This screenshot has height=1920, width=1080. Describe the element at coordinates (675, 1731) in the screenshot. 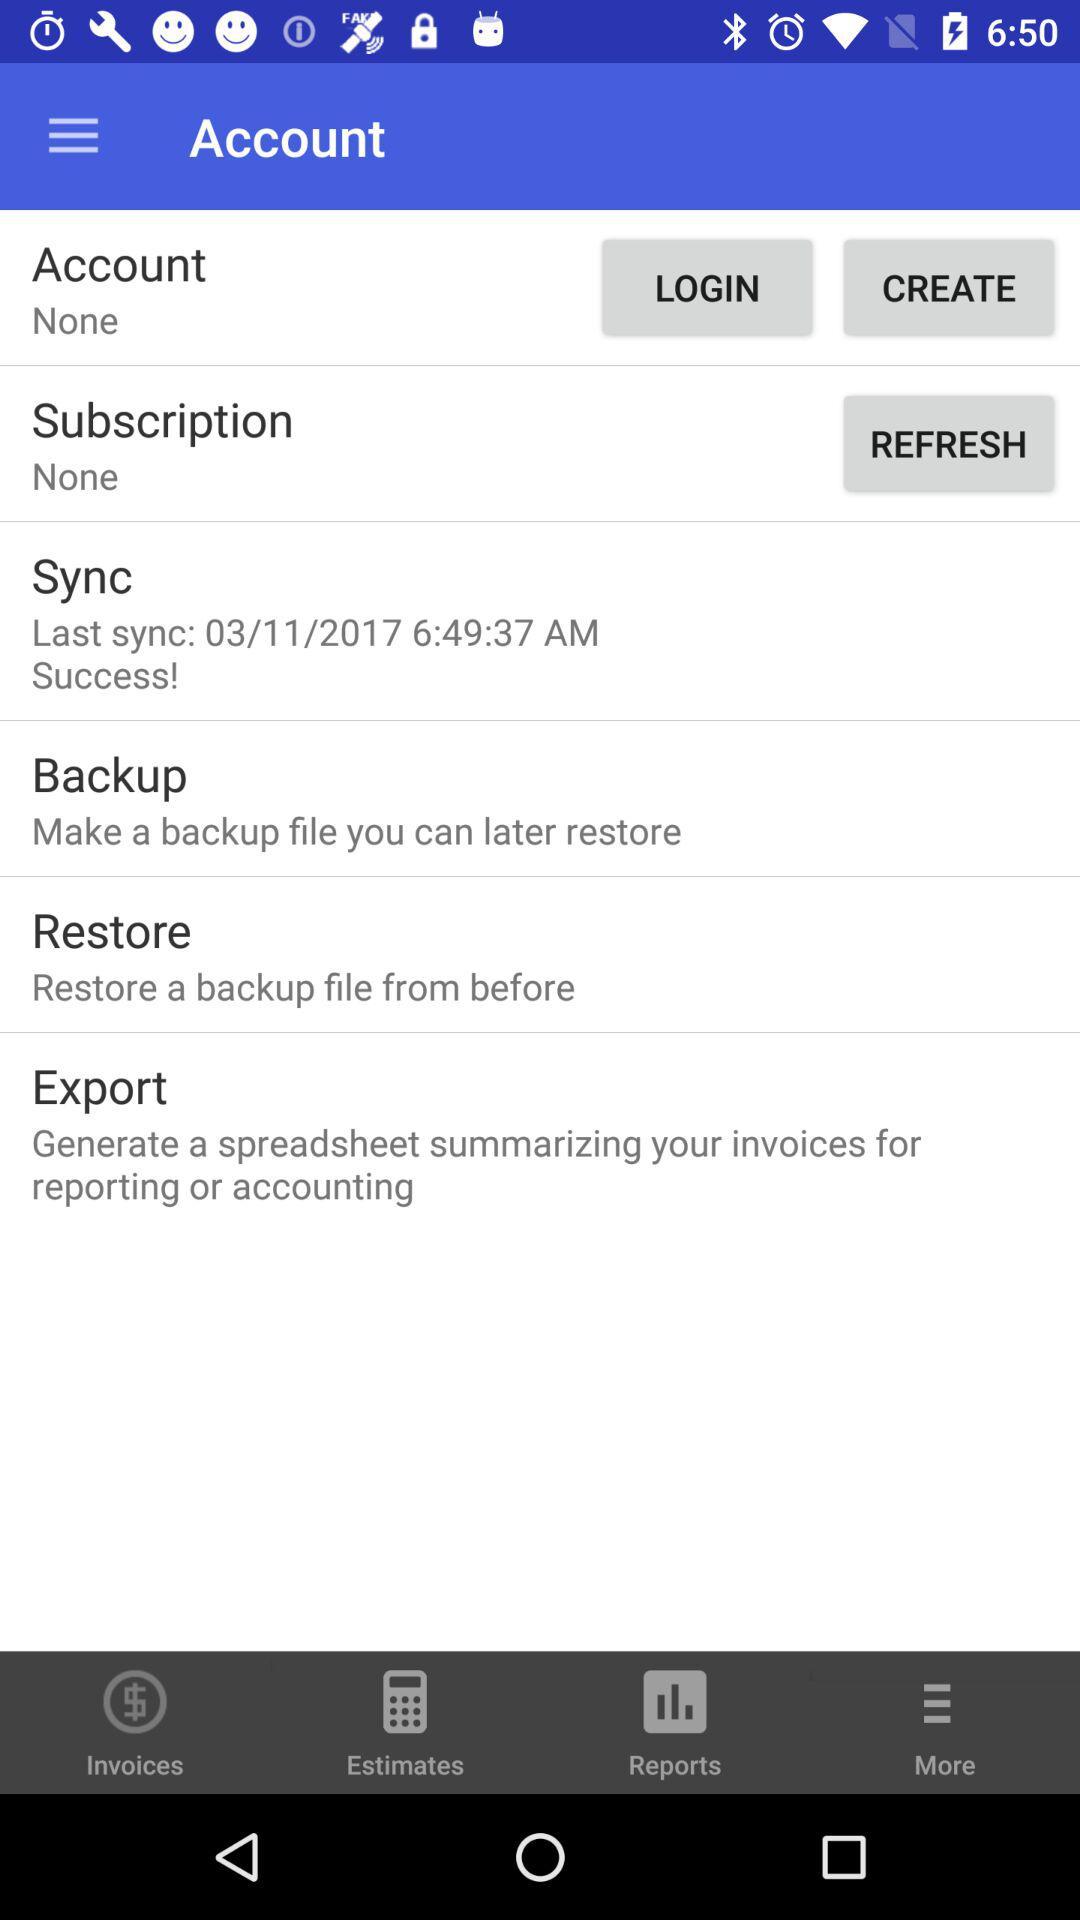

I see `item to the left of the more item` at that location.